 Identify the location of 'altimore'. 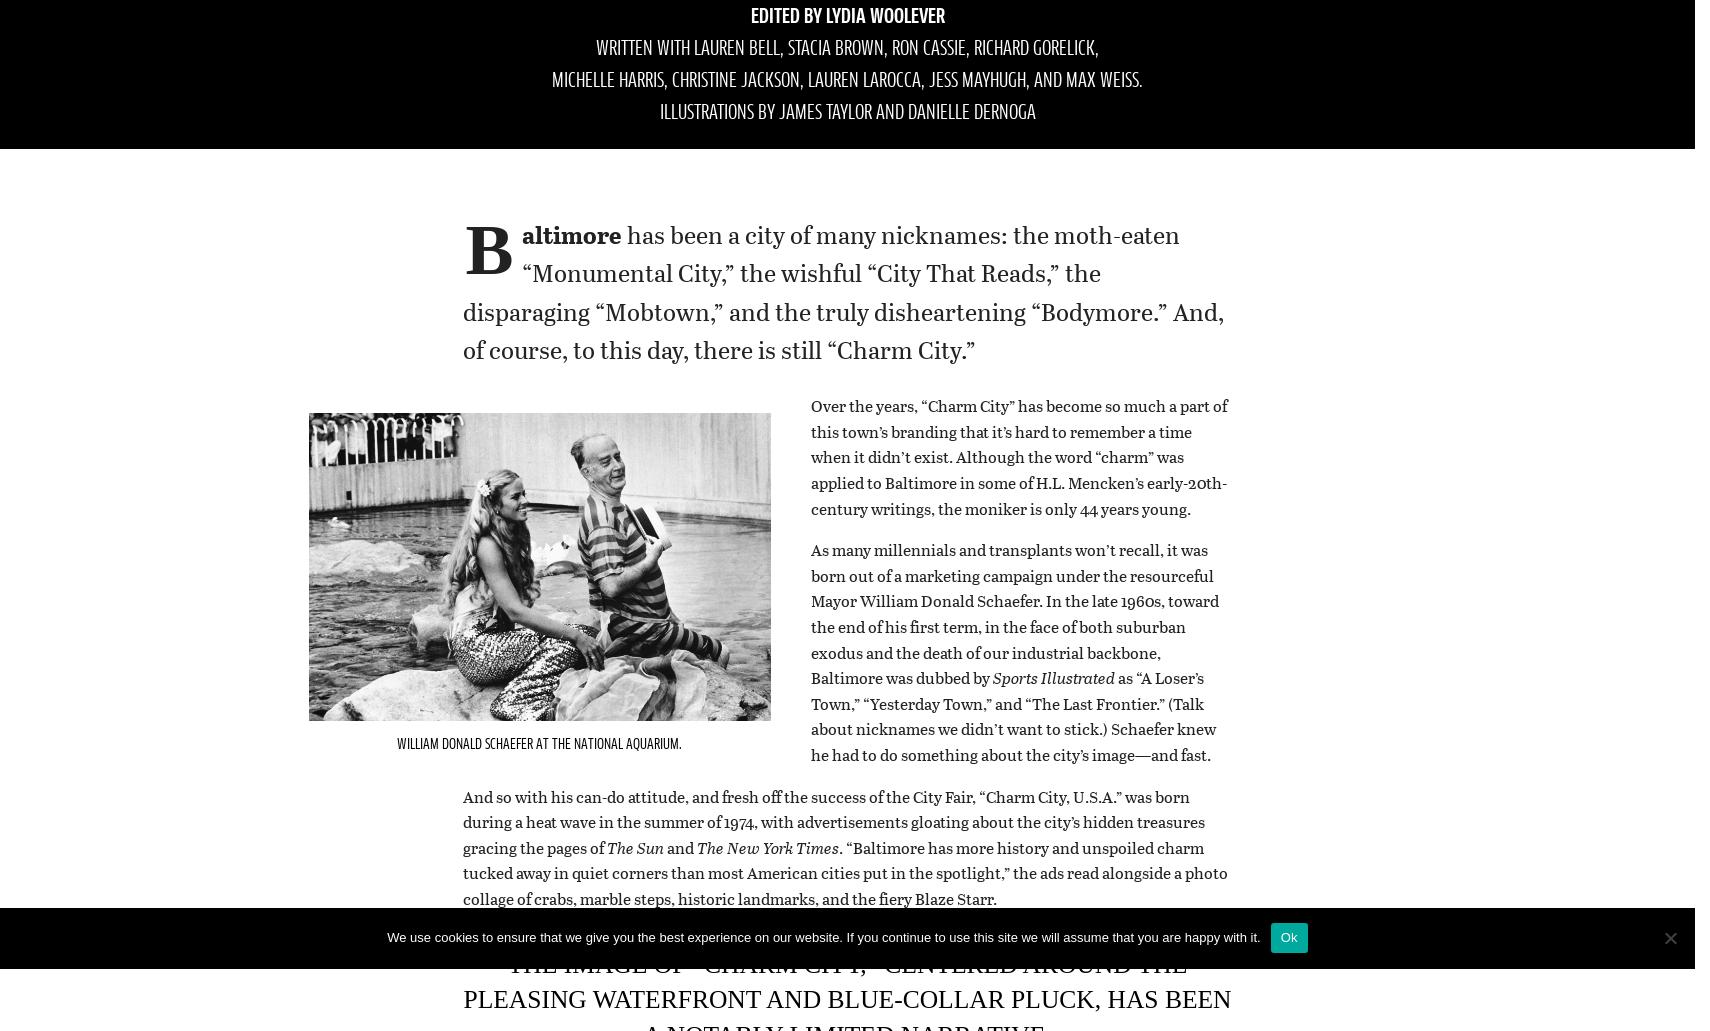
(570, 233).